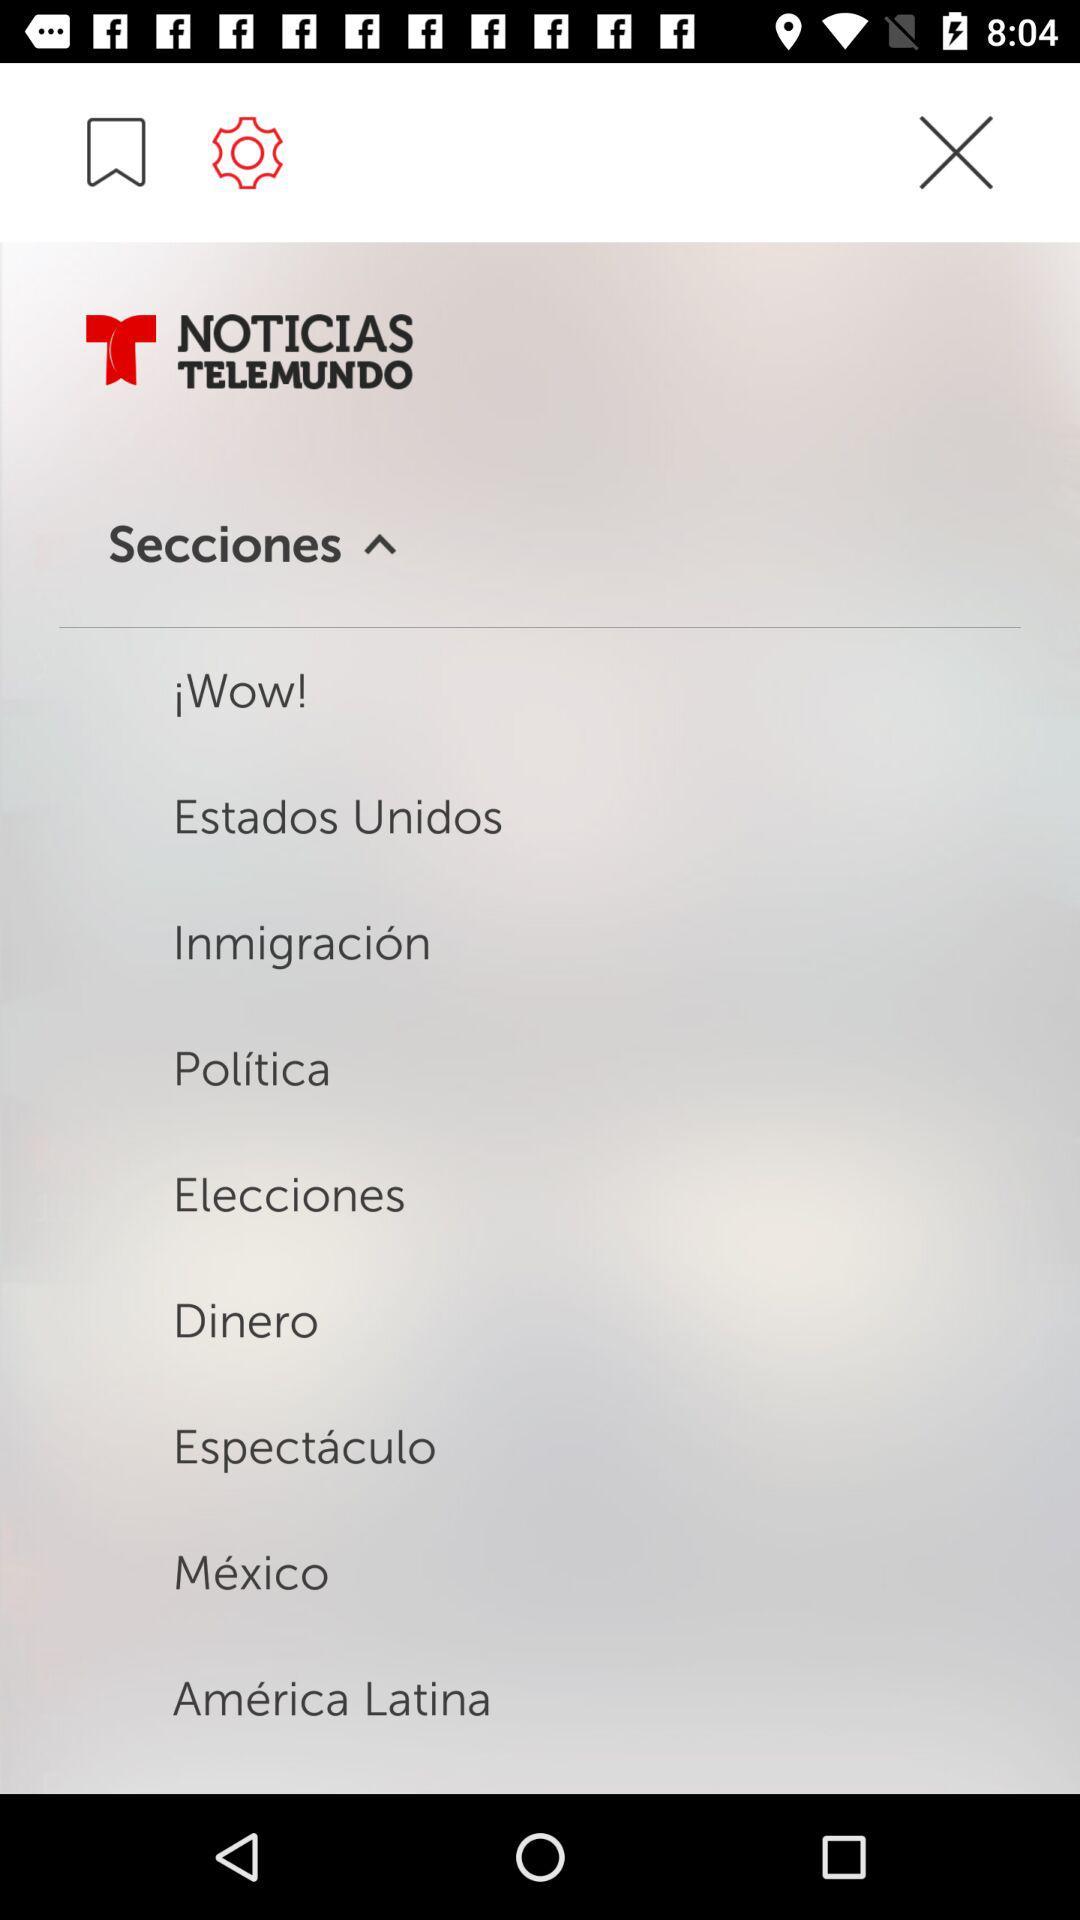 The image size is (1080, 1920). What do you see at coordinates (116, 151) in the screenshot?
I see `the minus icon` at bounding box center [116, 151].